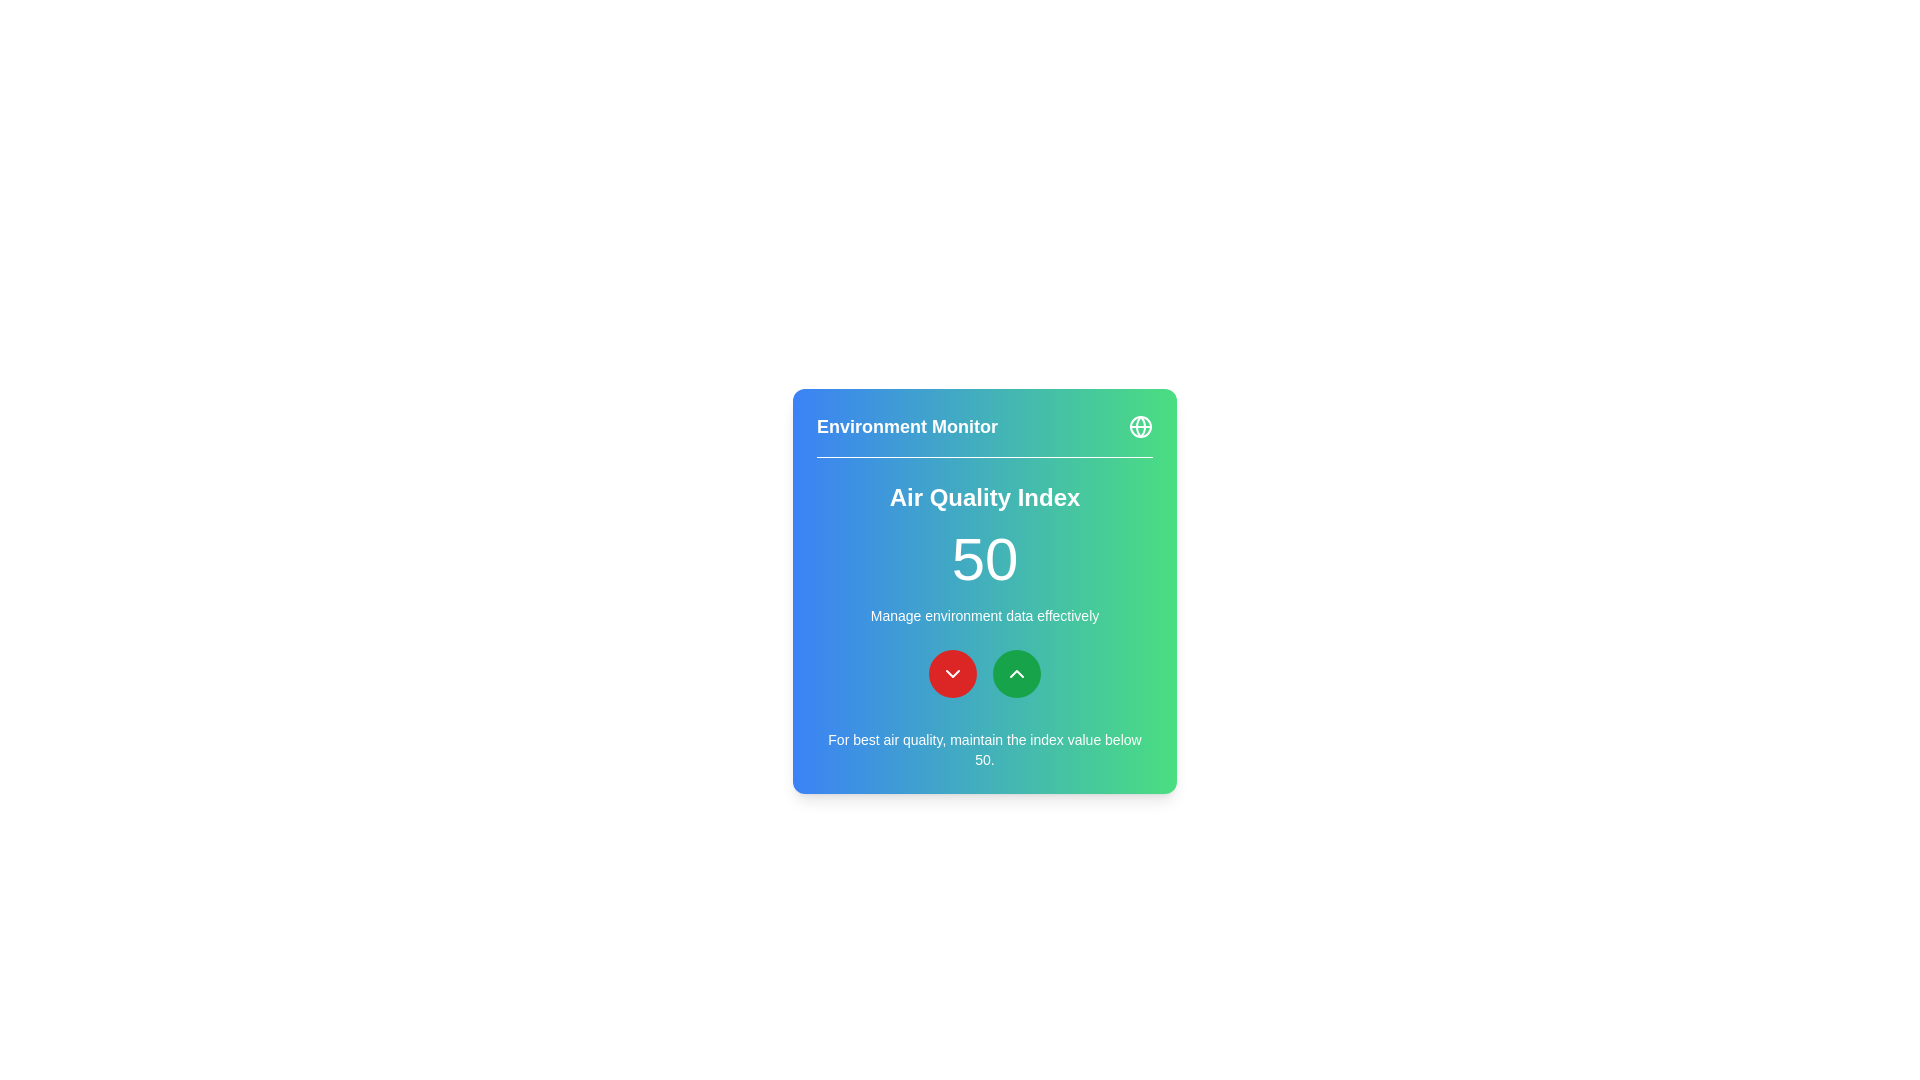  I want to click on the red or green button in the horizontal button group below the 'Air Quality Index' value to interact with its associated function, so click(984, 674).